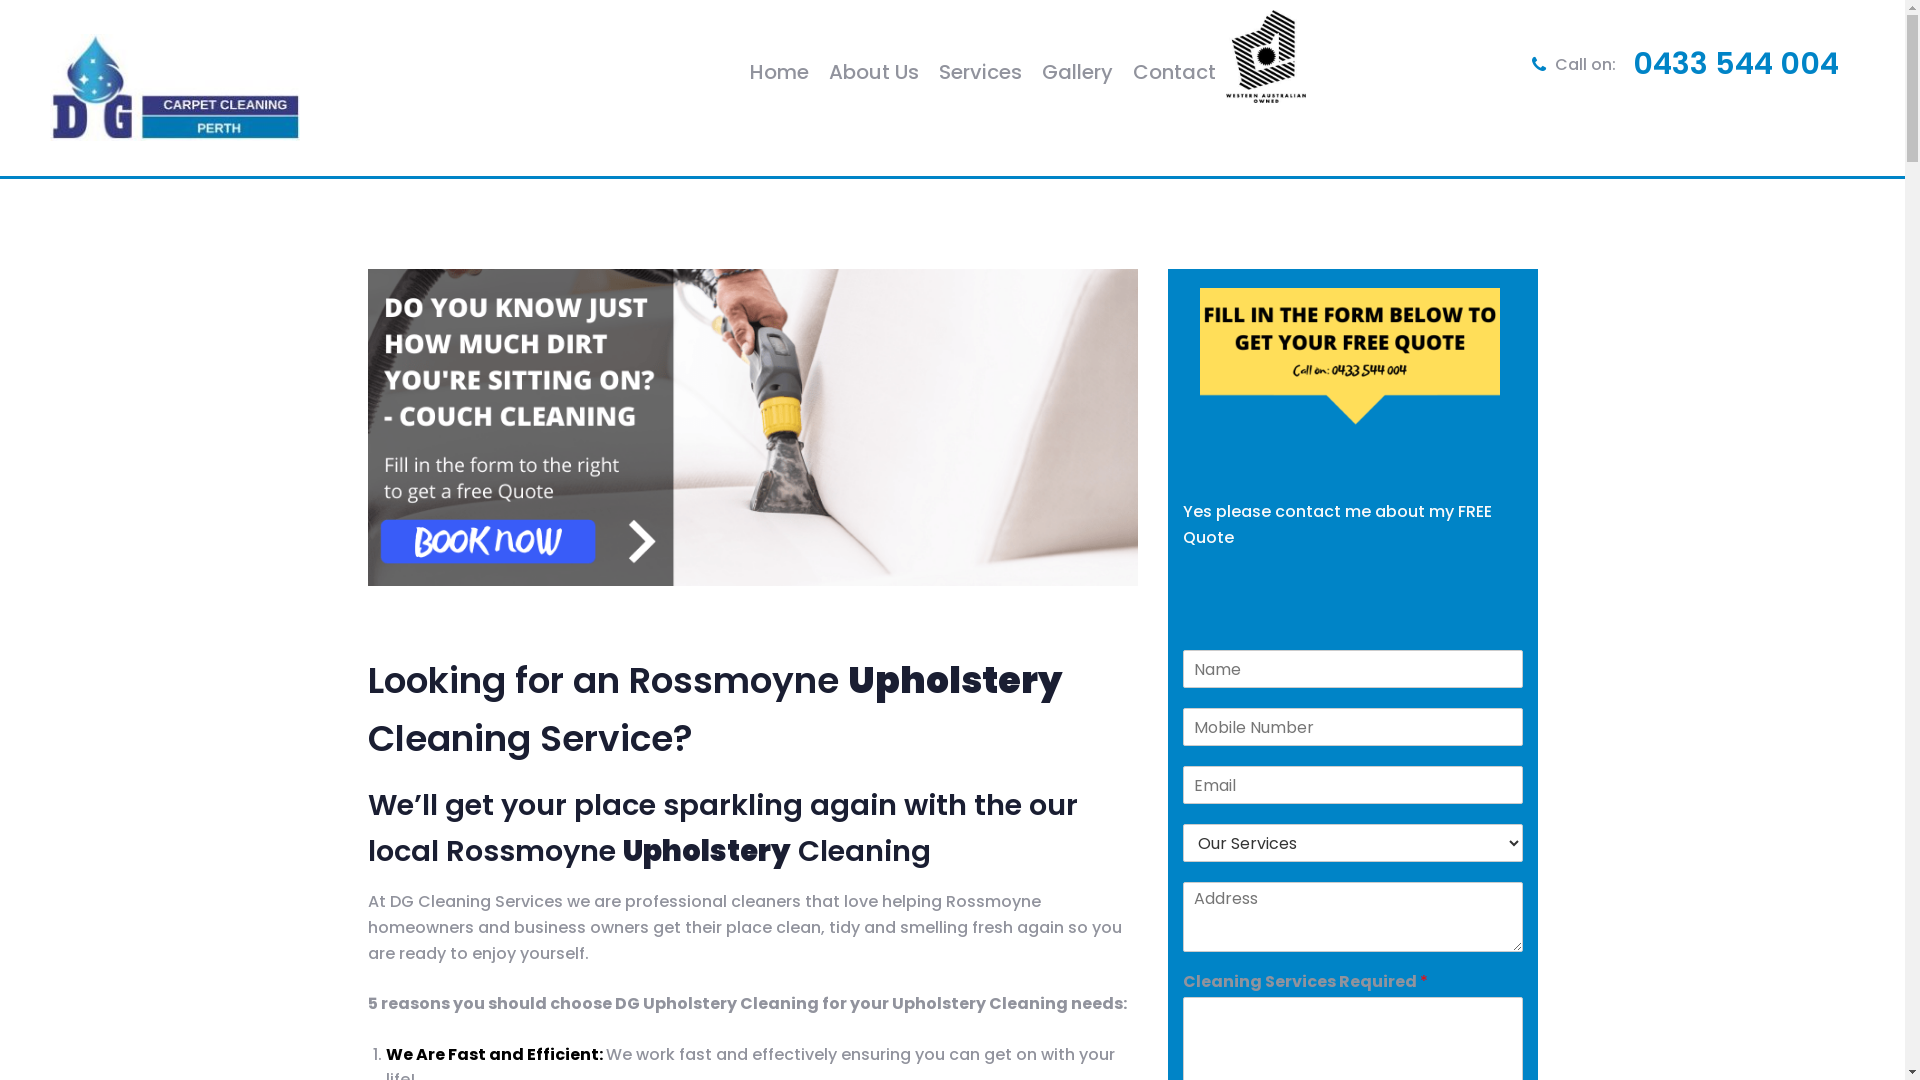 The height and width of the screenshot is (1080, 1920). Describe the element at coordinates (980, 71) in the screenshot. I see `'Services'` at that location.